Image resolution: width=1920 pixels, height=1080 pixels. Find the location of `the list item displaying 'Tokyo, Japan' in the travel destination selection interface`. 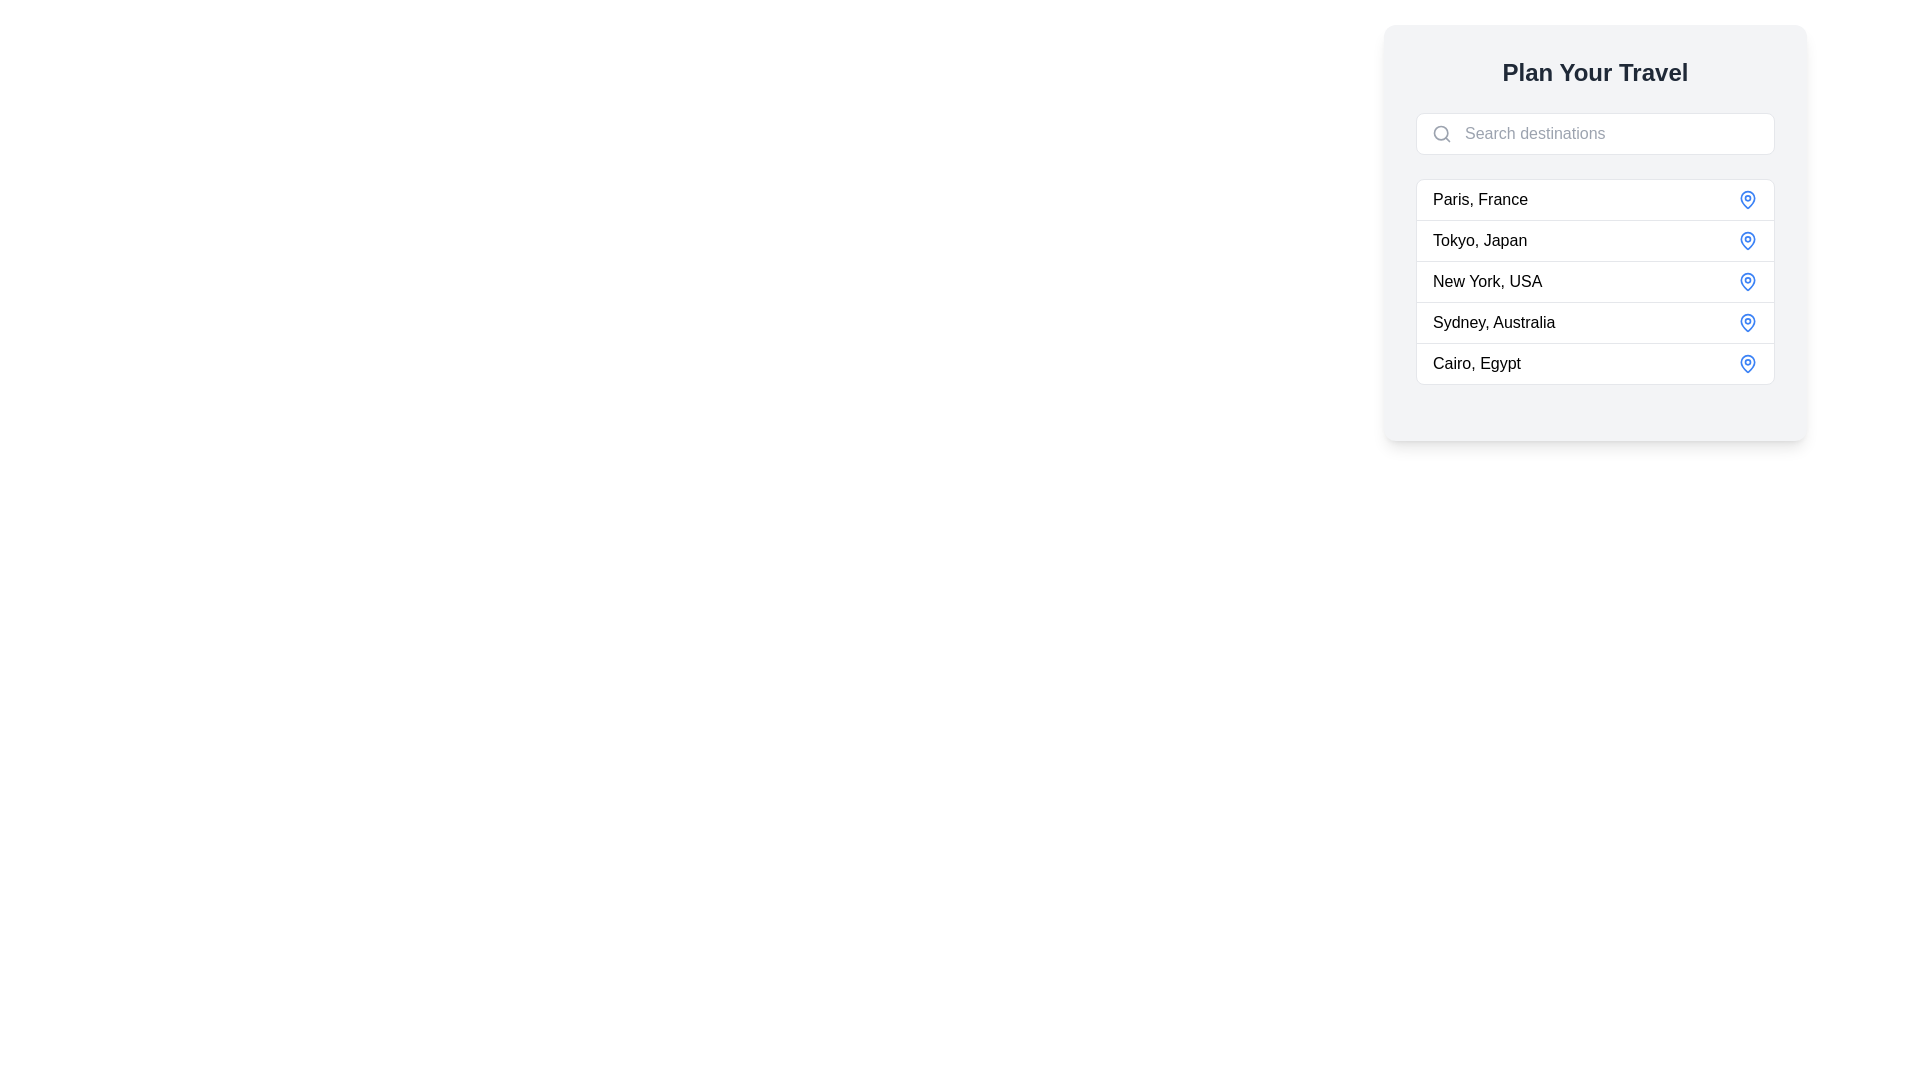

the list item displaying 'Tokyo, Japan' in the travel destination selection interface is located at coordinates (1594, 239).